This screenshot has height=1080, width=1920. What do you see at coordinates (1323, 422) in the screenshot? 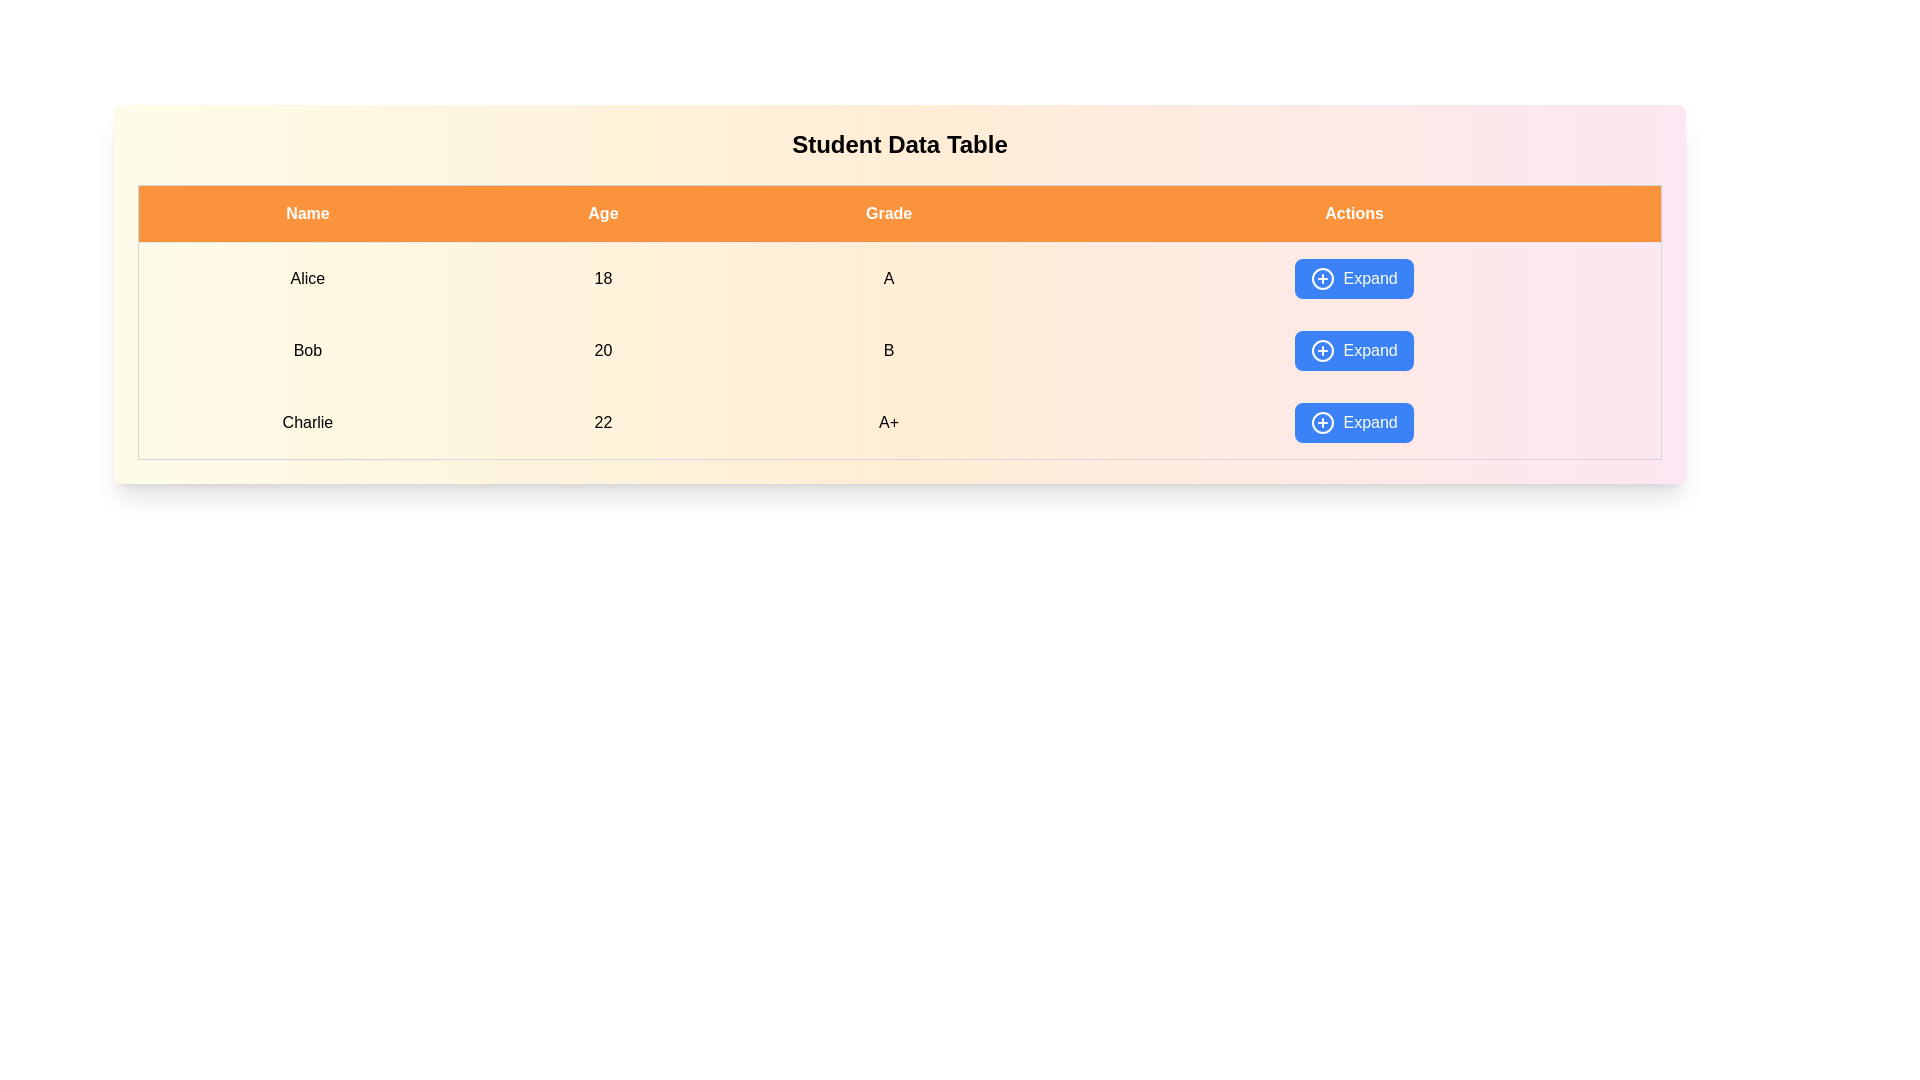
I see `the expansion icon located in the last 'Expand' button of the 'Actions' column for the row containing the student named 'Charlie'` at bounding box center [1323, 422].